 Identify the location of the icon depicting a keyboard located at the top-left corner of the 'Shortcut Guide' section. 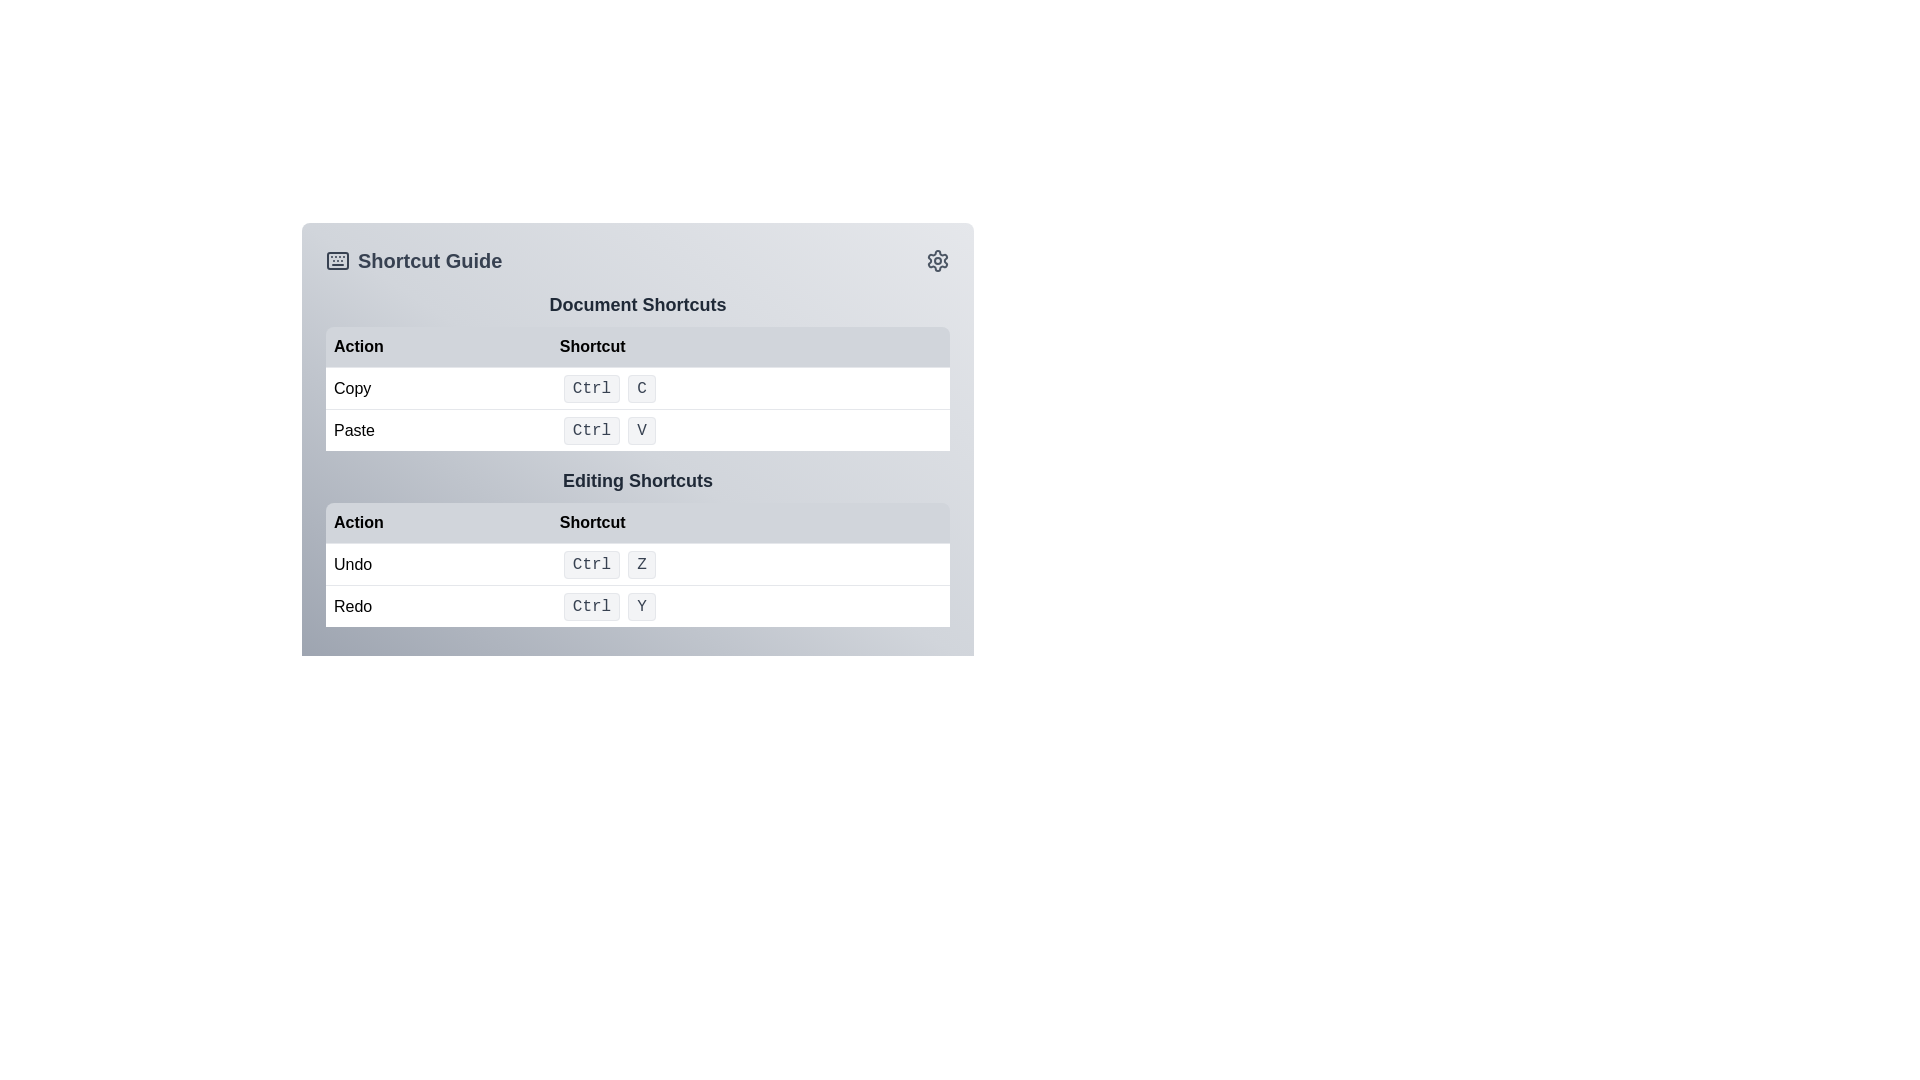
(337, 260).